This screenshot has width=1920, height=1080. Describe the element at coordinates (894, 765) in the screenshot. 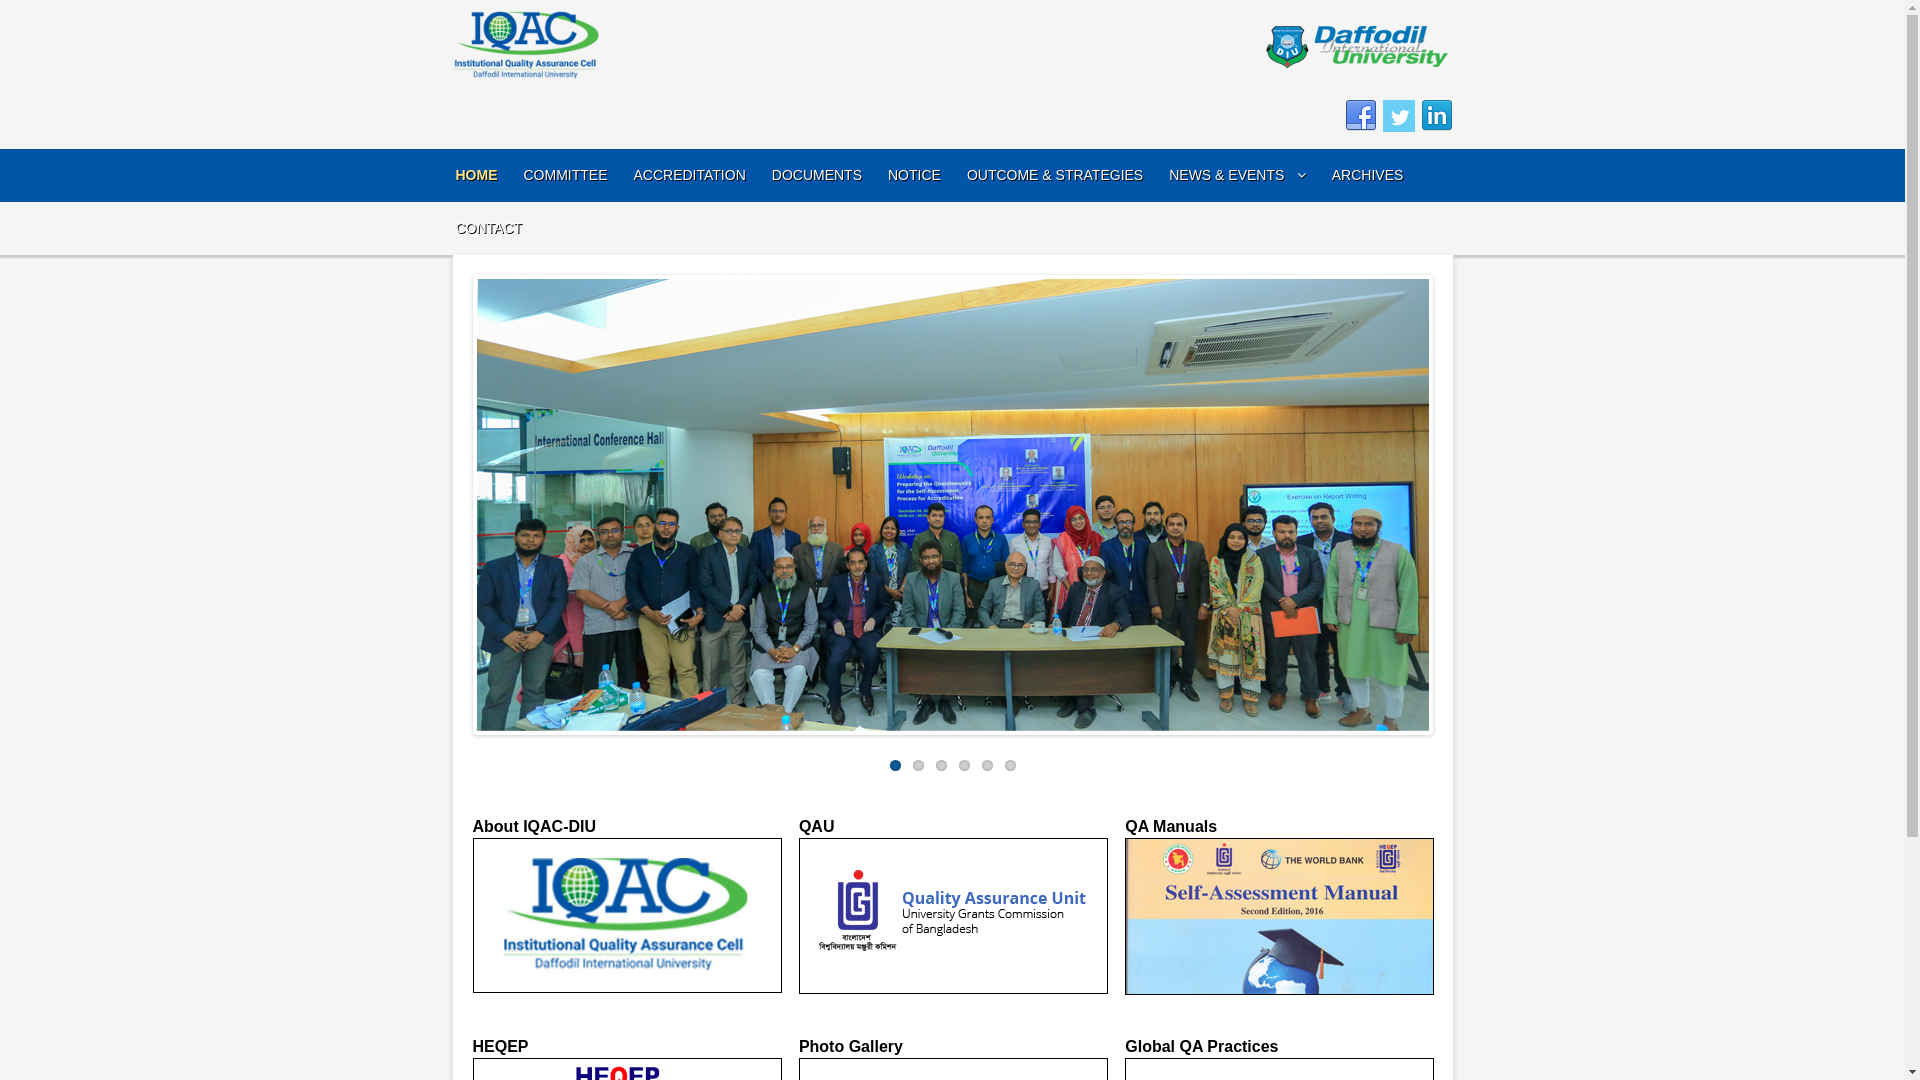

I see `'1'` at that location.